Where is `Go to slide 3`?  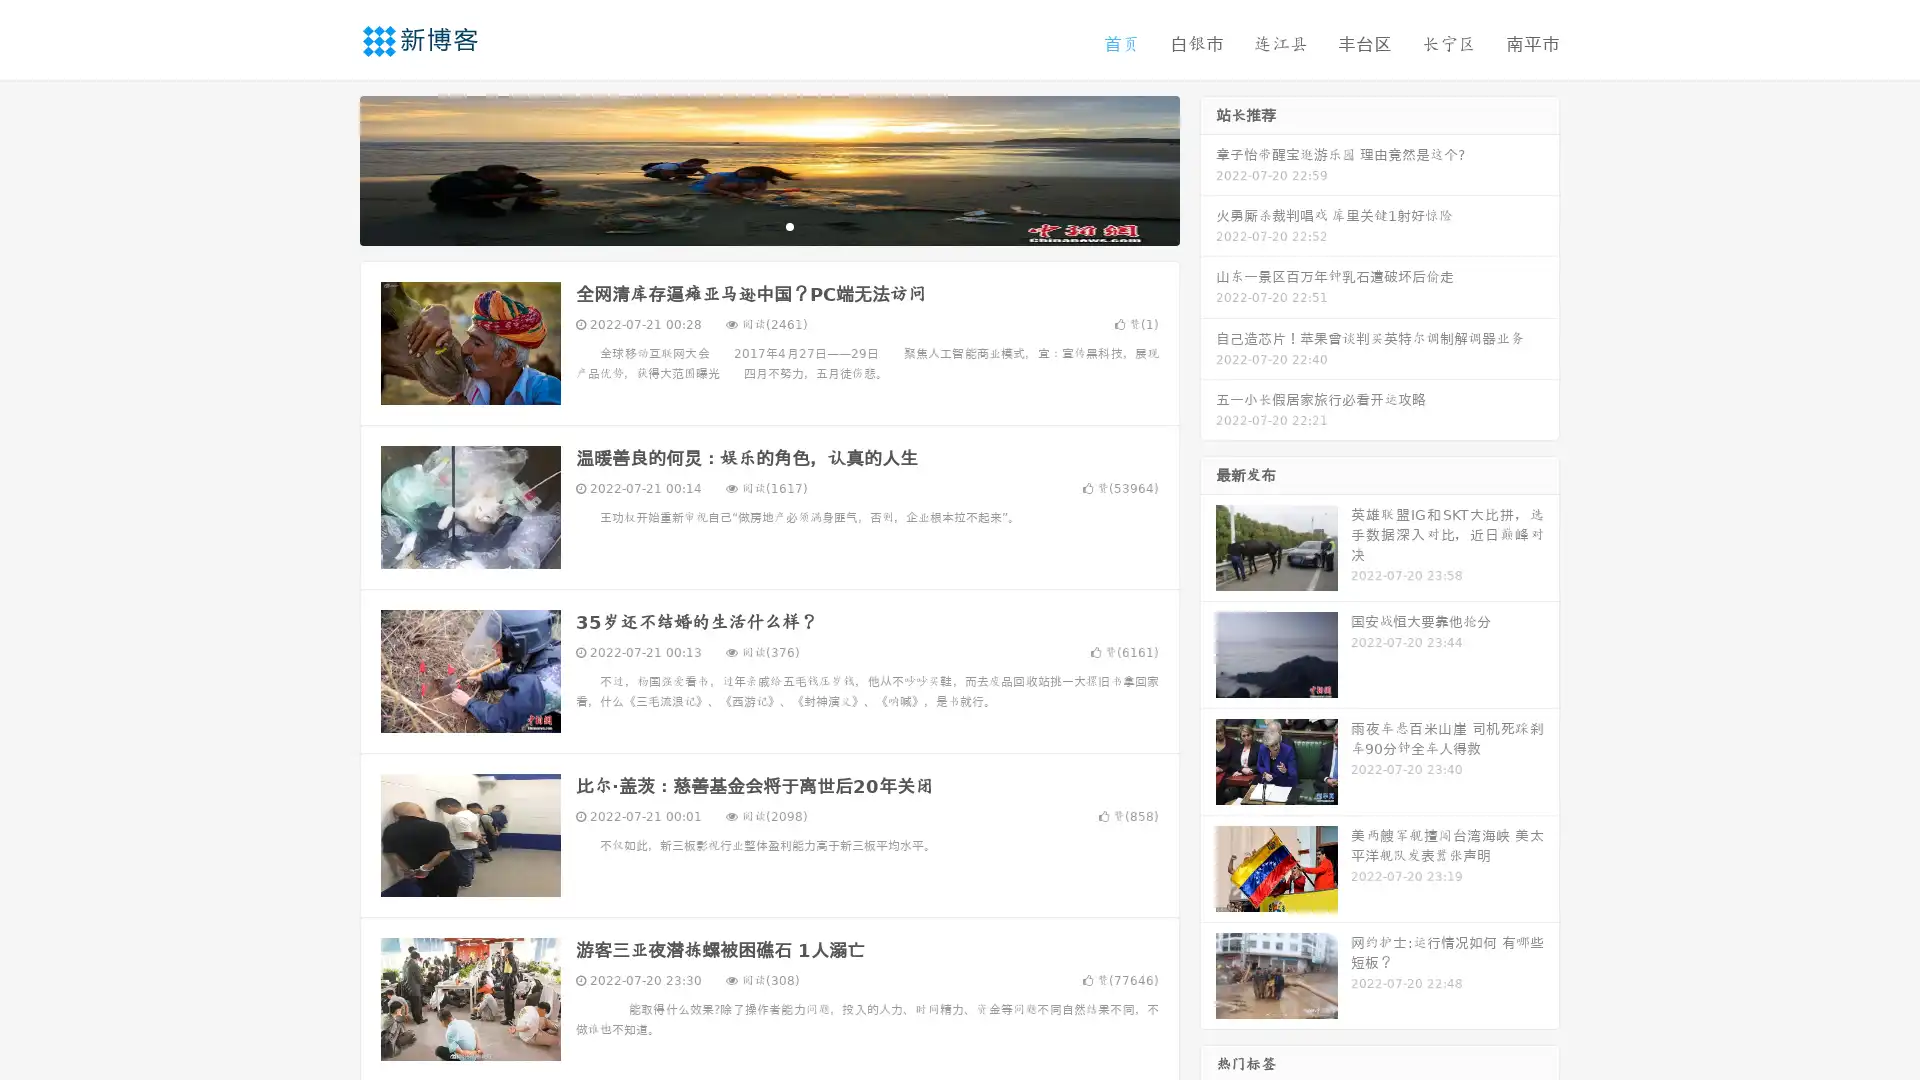 Go to slide 3 is located at coordinates (789, 225).